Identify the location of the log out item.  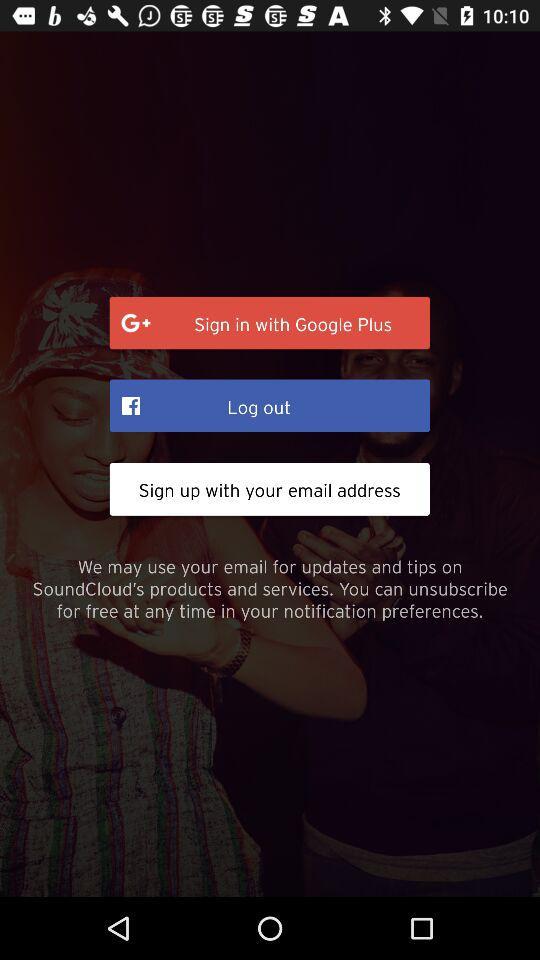
(270, 404).